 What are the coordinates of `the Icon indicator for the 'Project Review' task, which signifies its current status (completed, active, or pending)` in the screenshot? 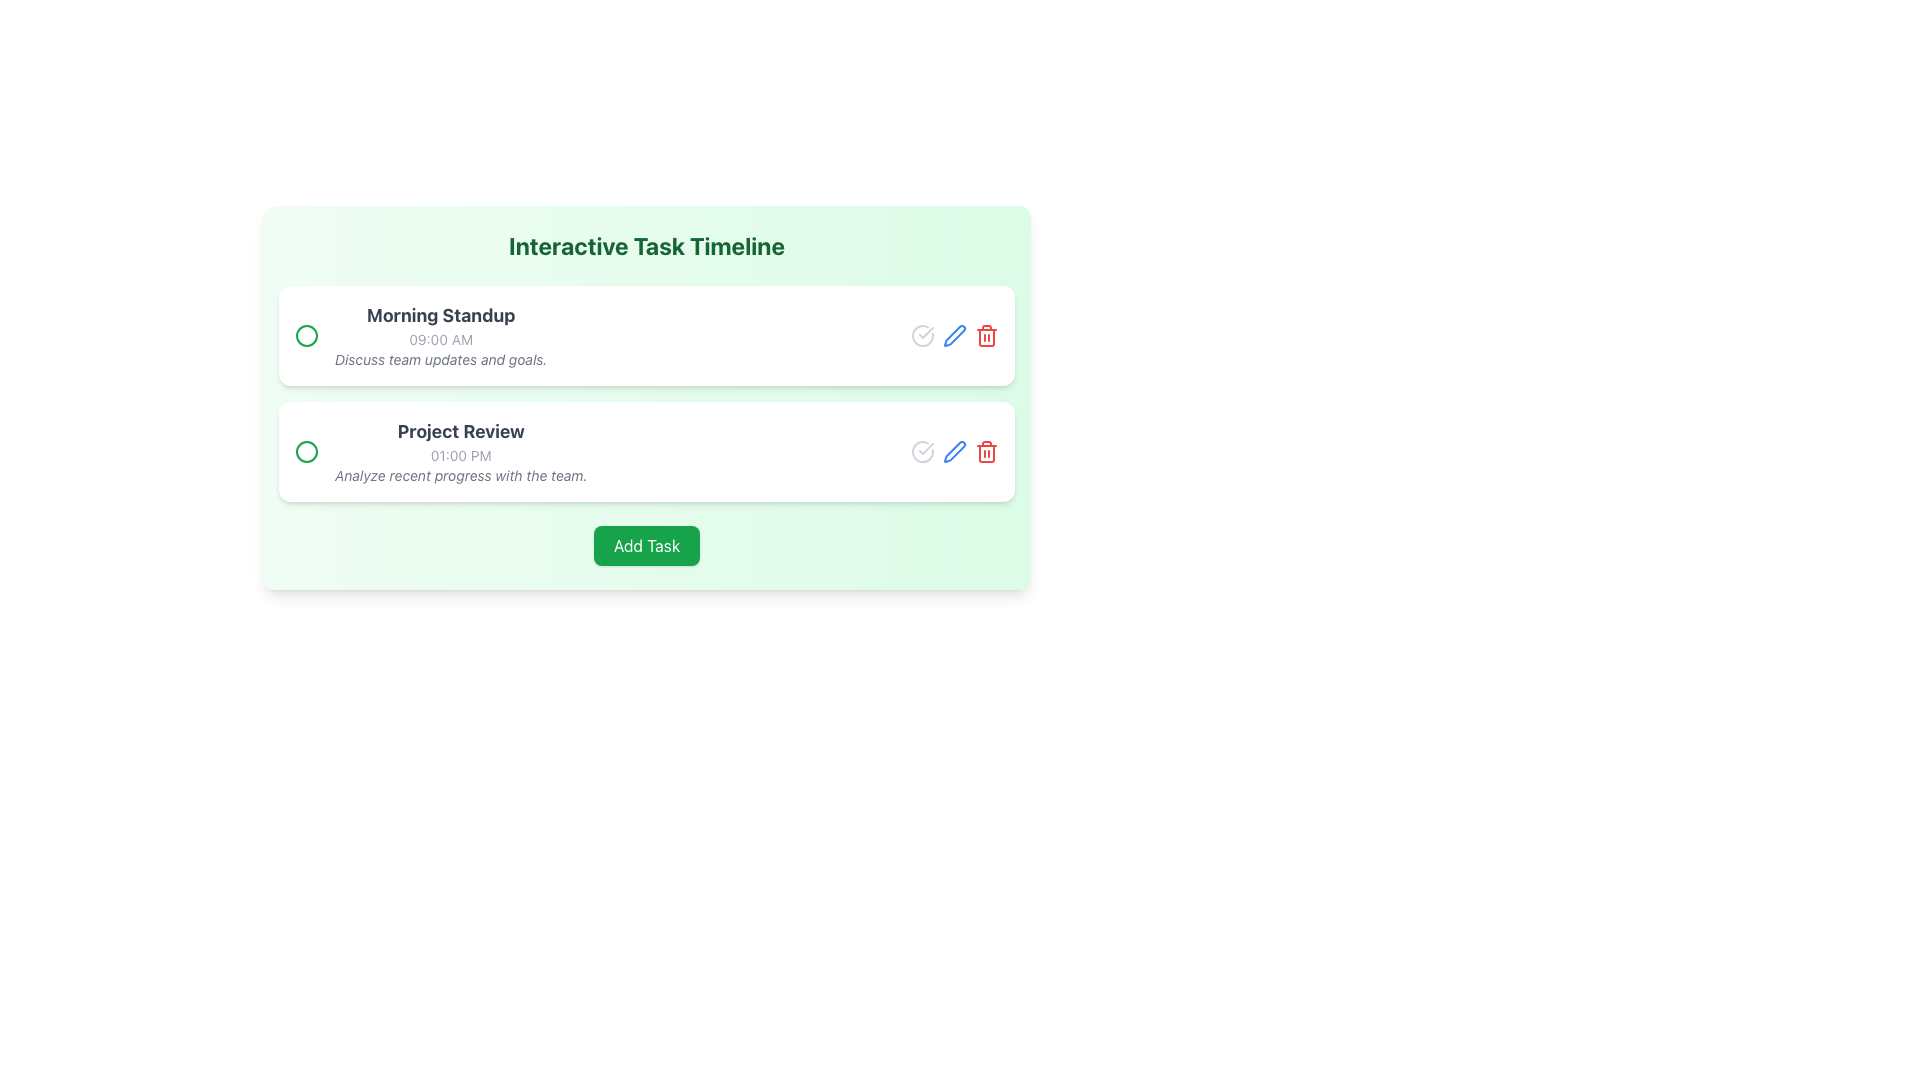 It's located at (306, 451).